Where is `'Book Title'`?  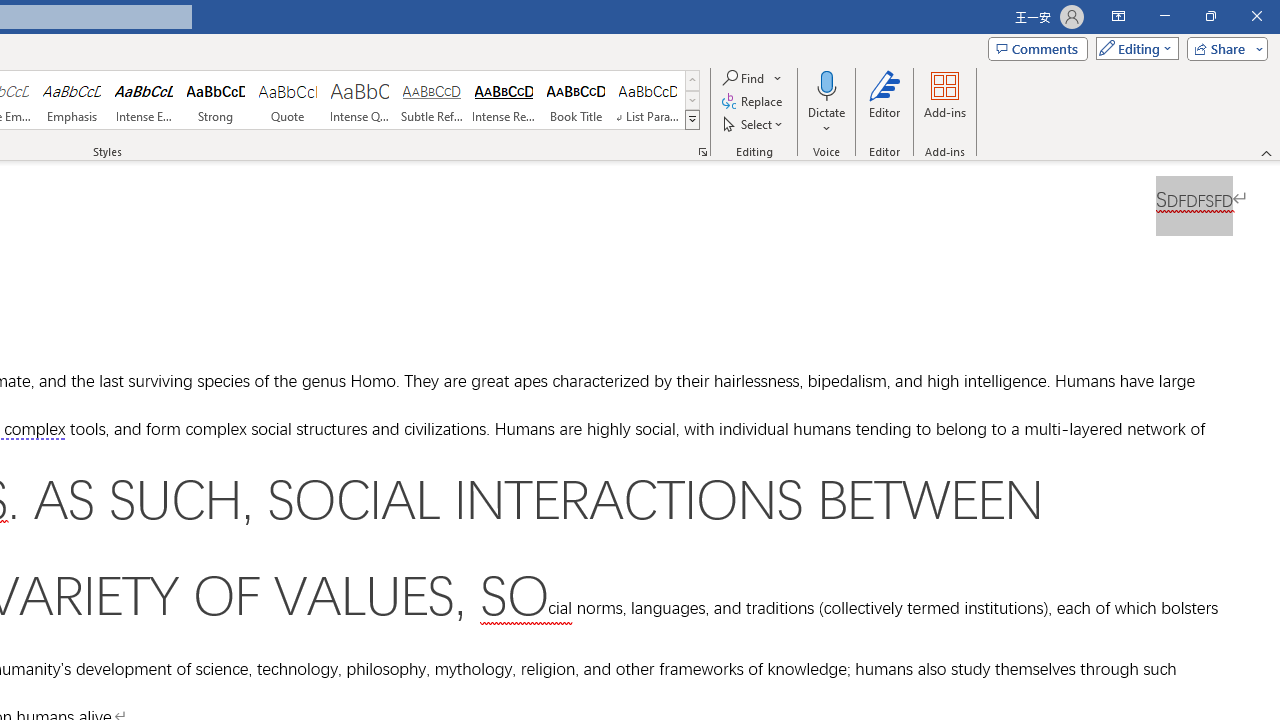
'Book Title' is located at coordinates (575, 100).